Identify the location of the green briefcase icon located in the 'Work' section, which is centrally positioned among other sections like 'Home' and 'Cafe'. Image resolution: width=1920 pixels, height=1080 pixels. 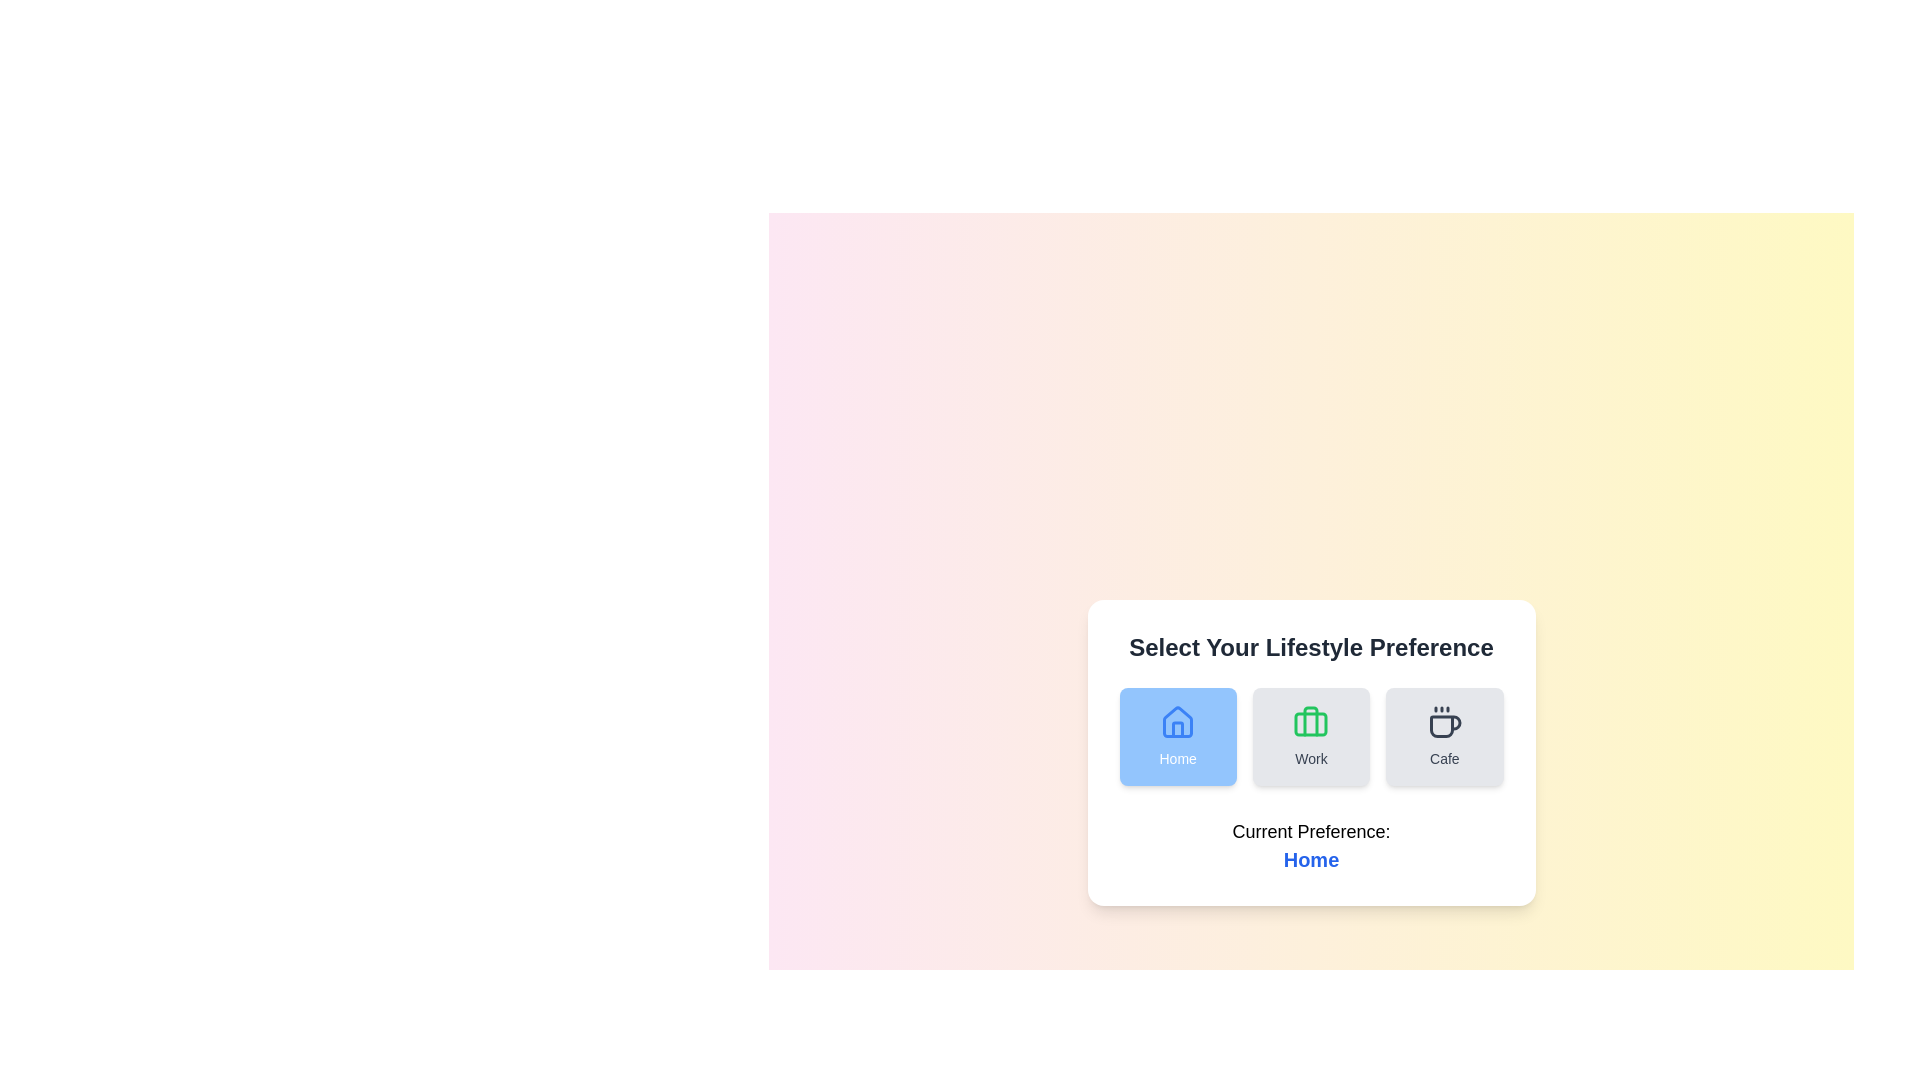
(1311, 722).